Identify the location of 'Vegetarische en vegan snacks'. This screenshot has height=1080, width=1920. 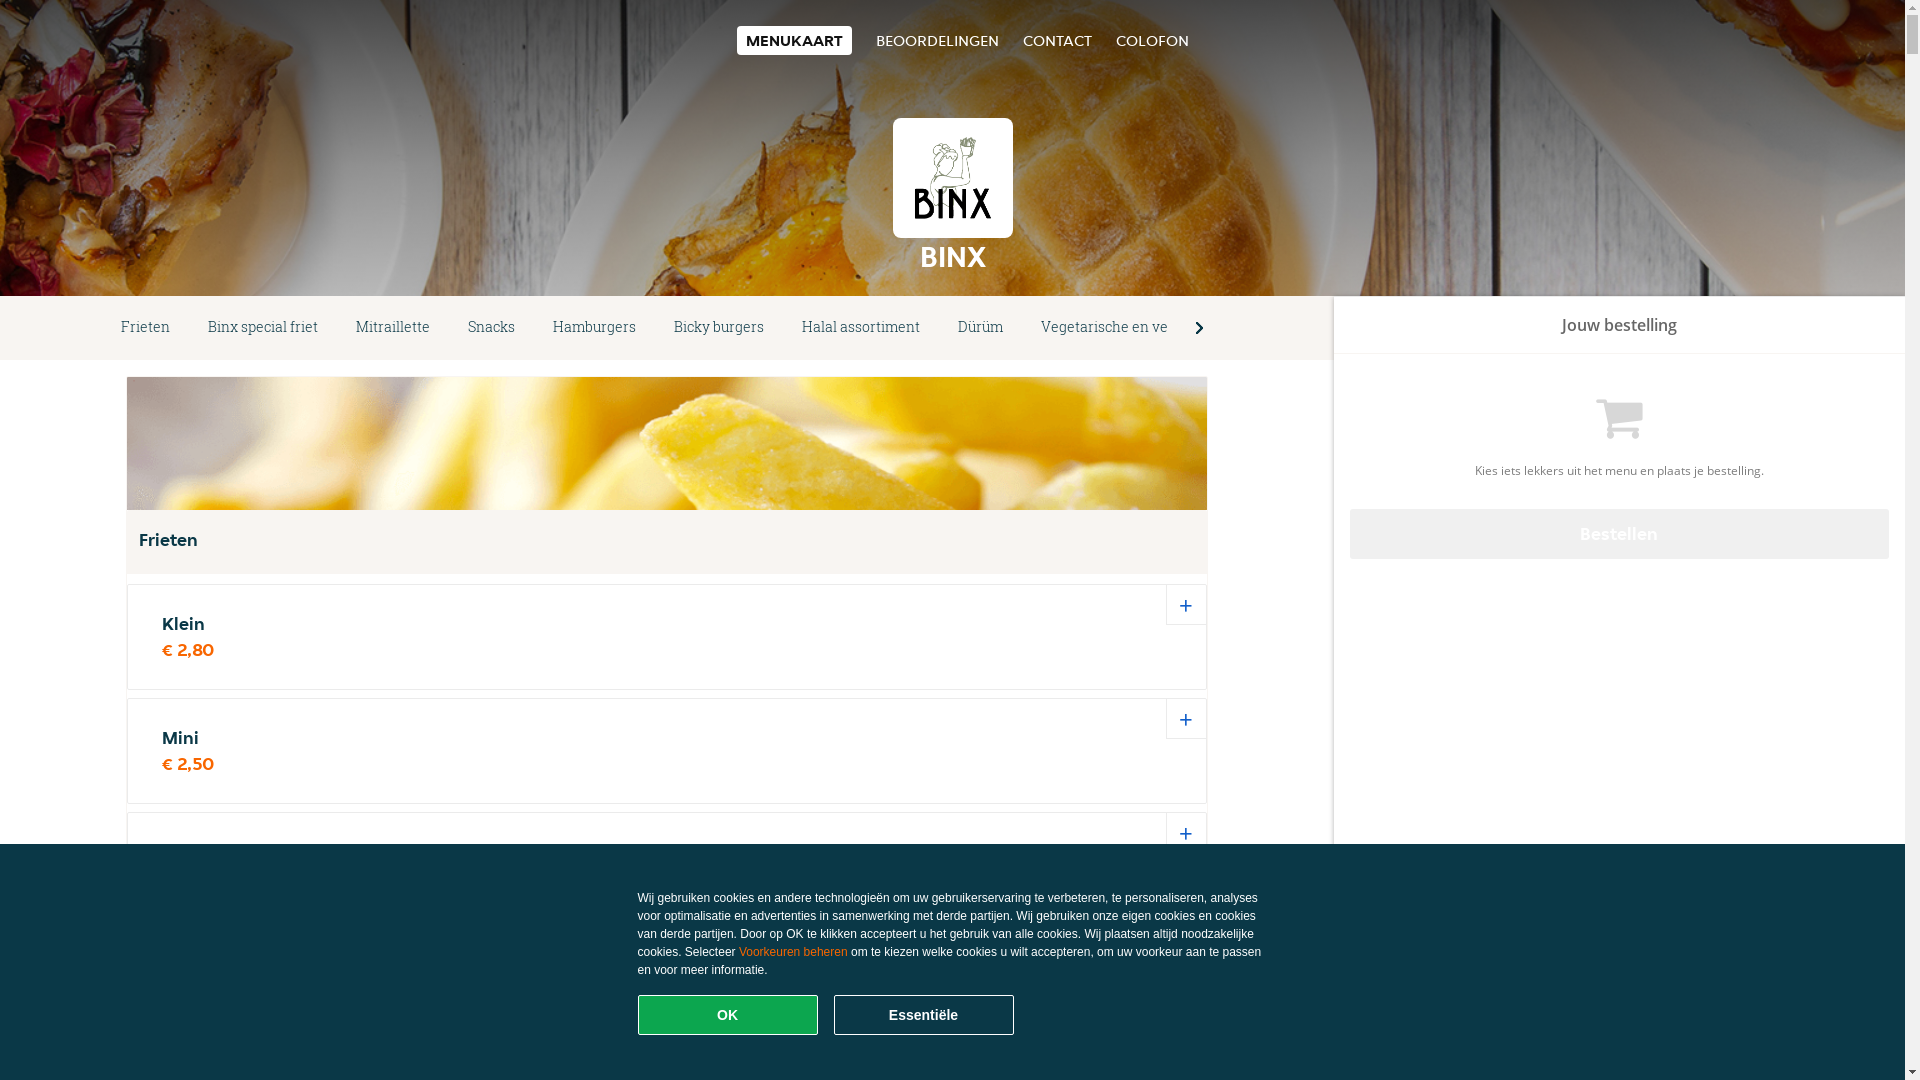
(1141, 326).